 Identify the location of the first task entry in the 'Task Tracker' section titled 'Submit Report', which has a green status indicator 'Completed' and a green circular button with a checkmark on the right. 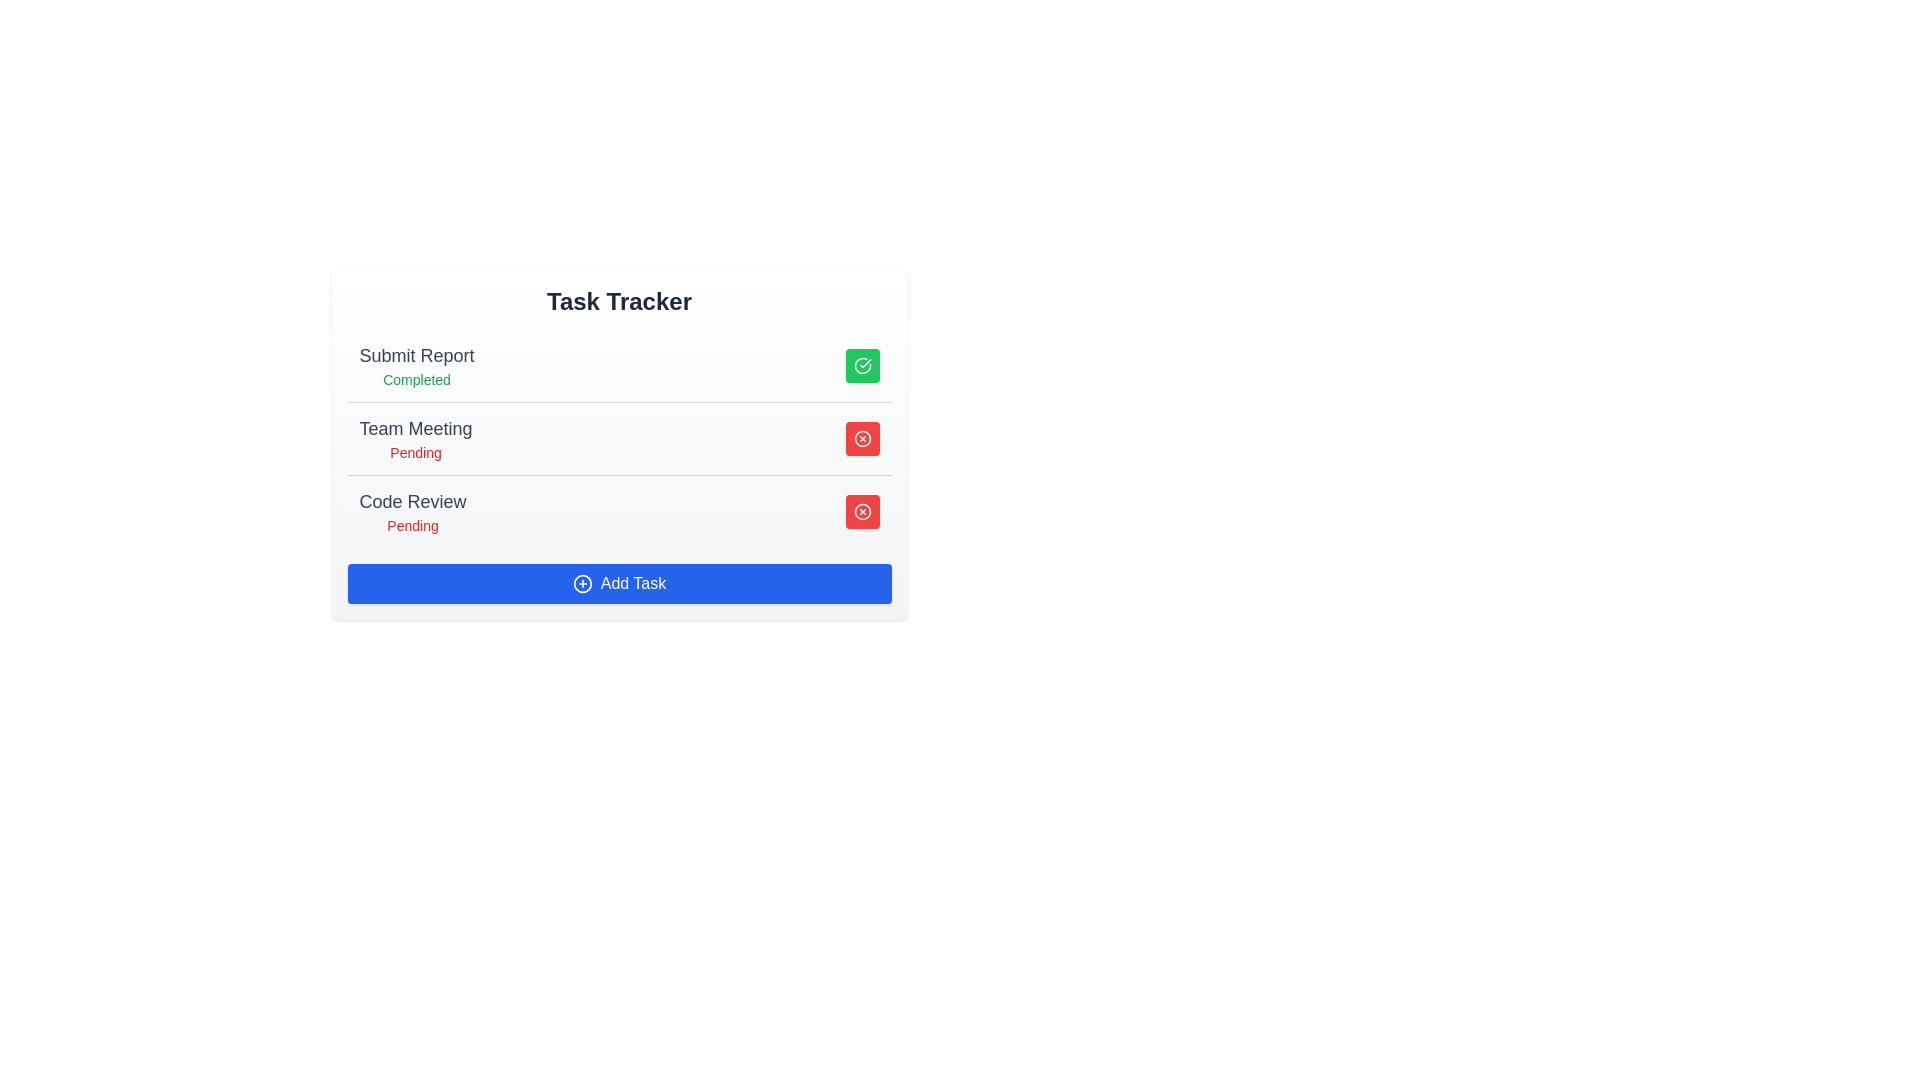
(618, 366).